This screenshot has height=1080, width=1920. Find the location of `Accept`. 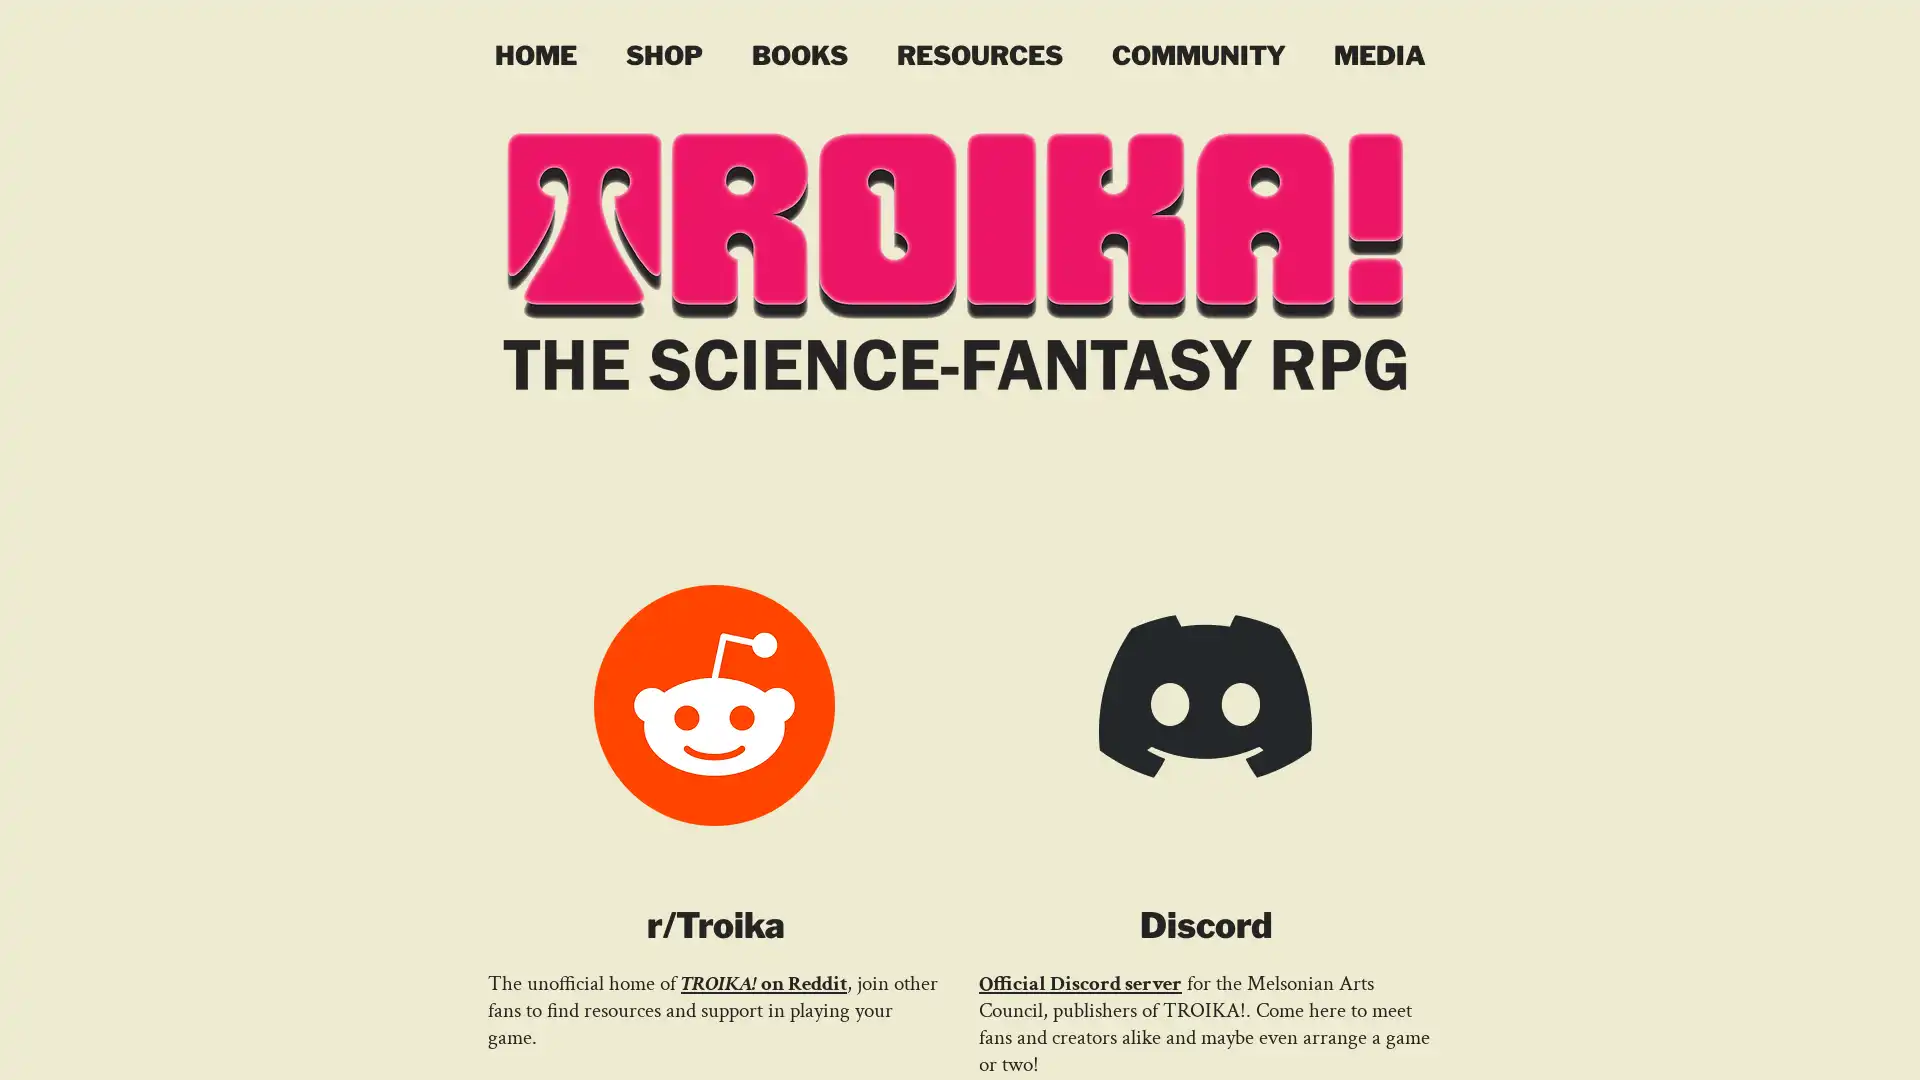

Accept is located at coordinates (1830, 1044).